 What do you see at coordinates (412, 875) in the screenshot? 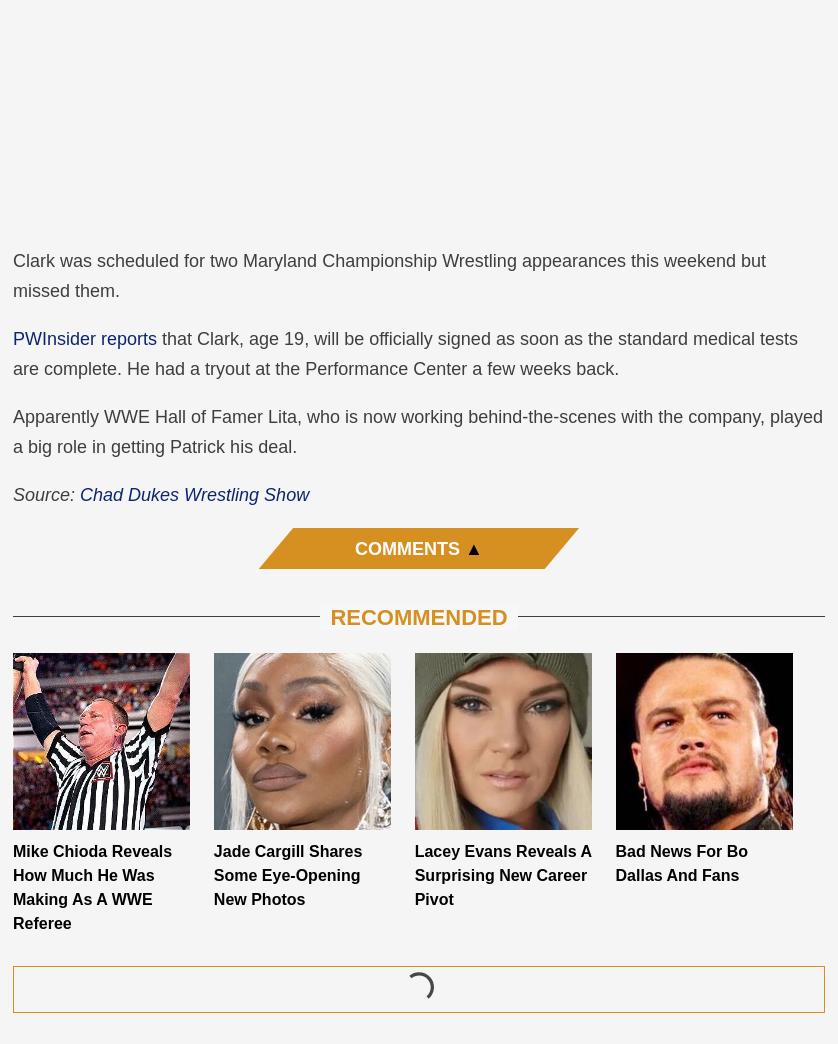
I see `'Lacey Evans Reveals A Surprising New Career Pivot'` at bounding box center [412, 875].